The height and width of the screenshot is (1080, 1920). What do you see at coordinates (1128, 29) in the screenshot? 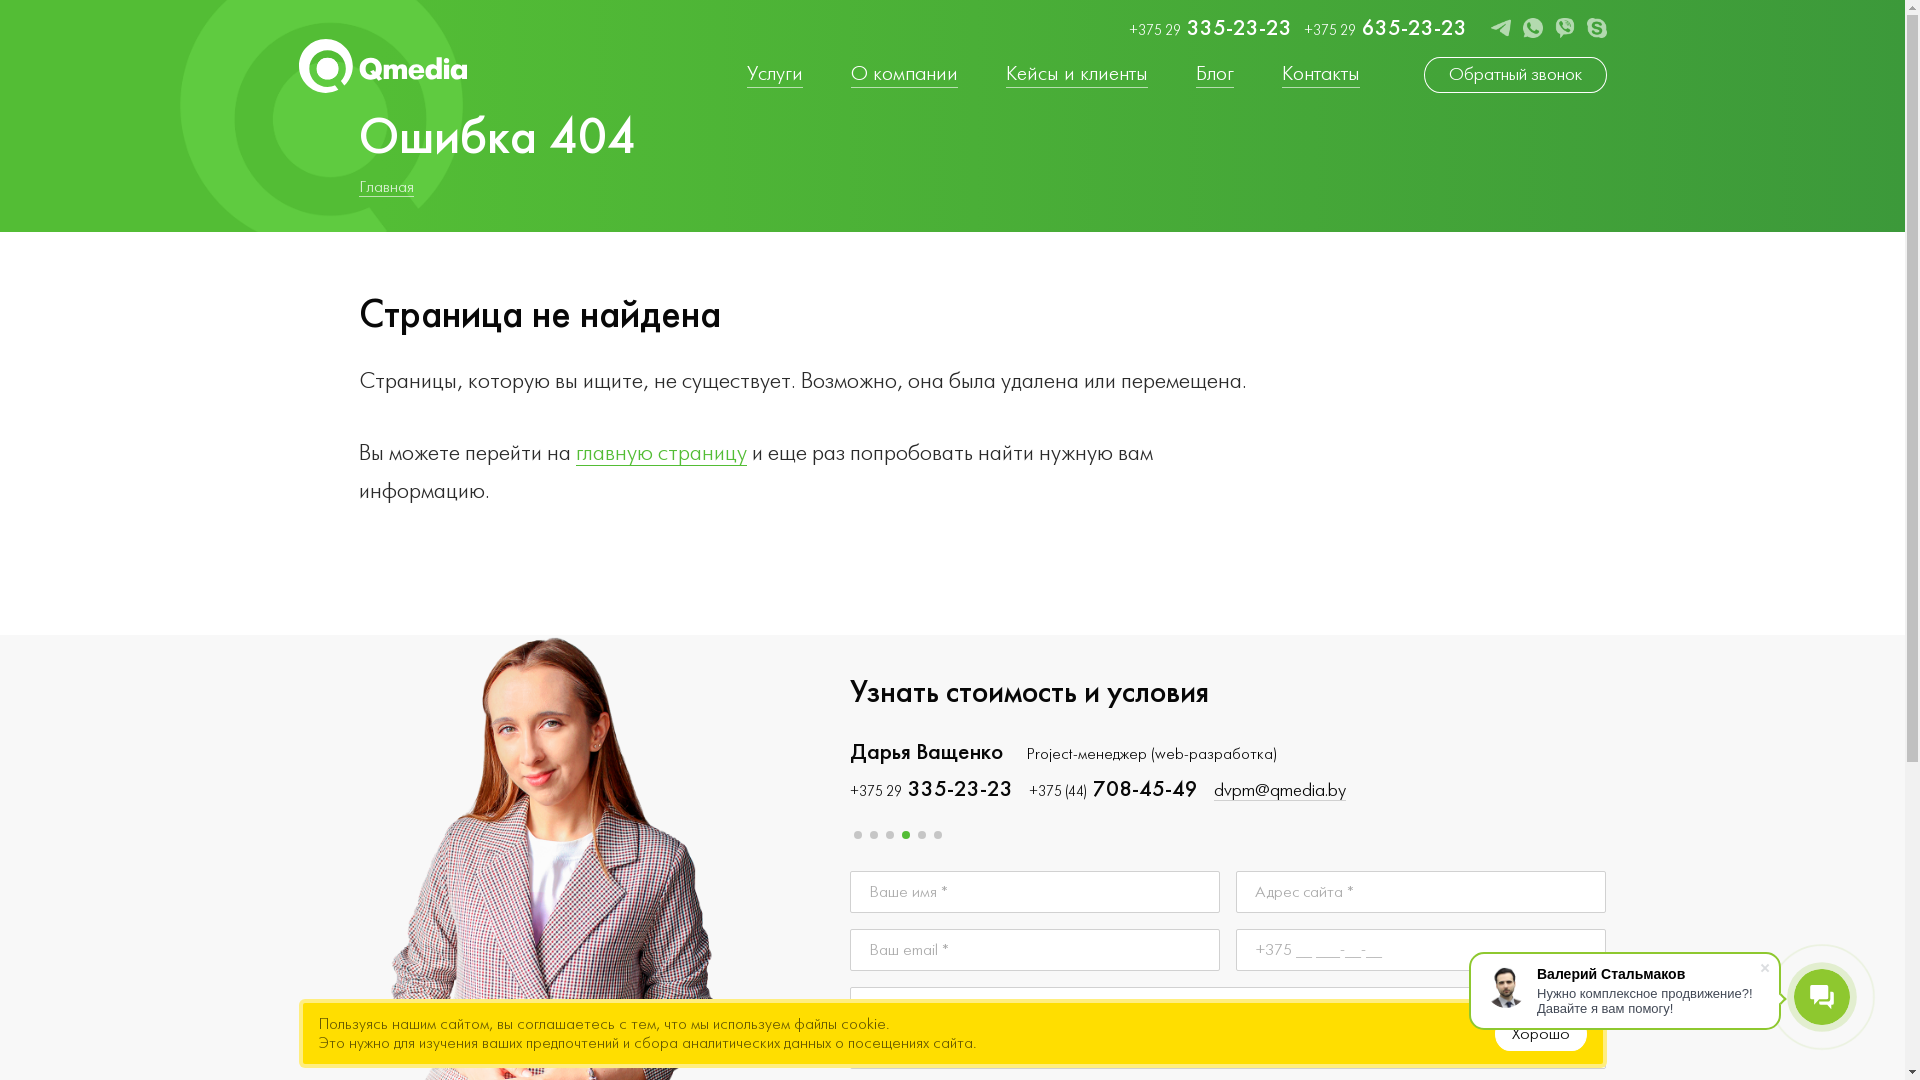
I see `'+375 29 335-23-23'` at bounding box center [1128, 29].